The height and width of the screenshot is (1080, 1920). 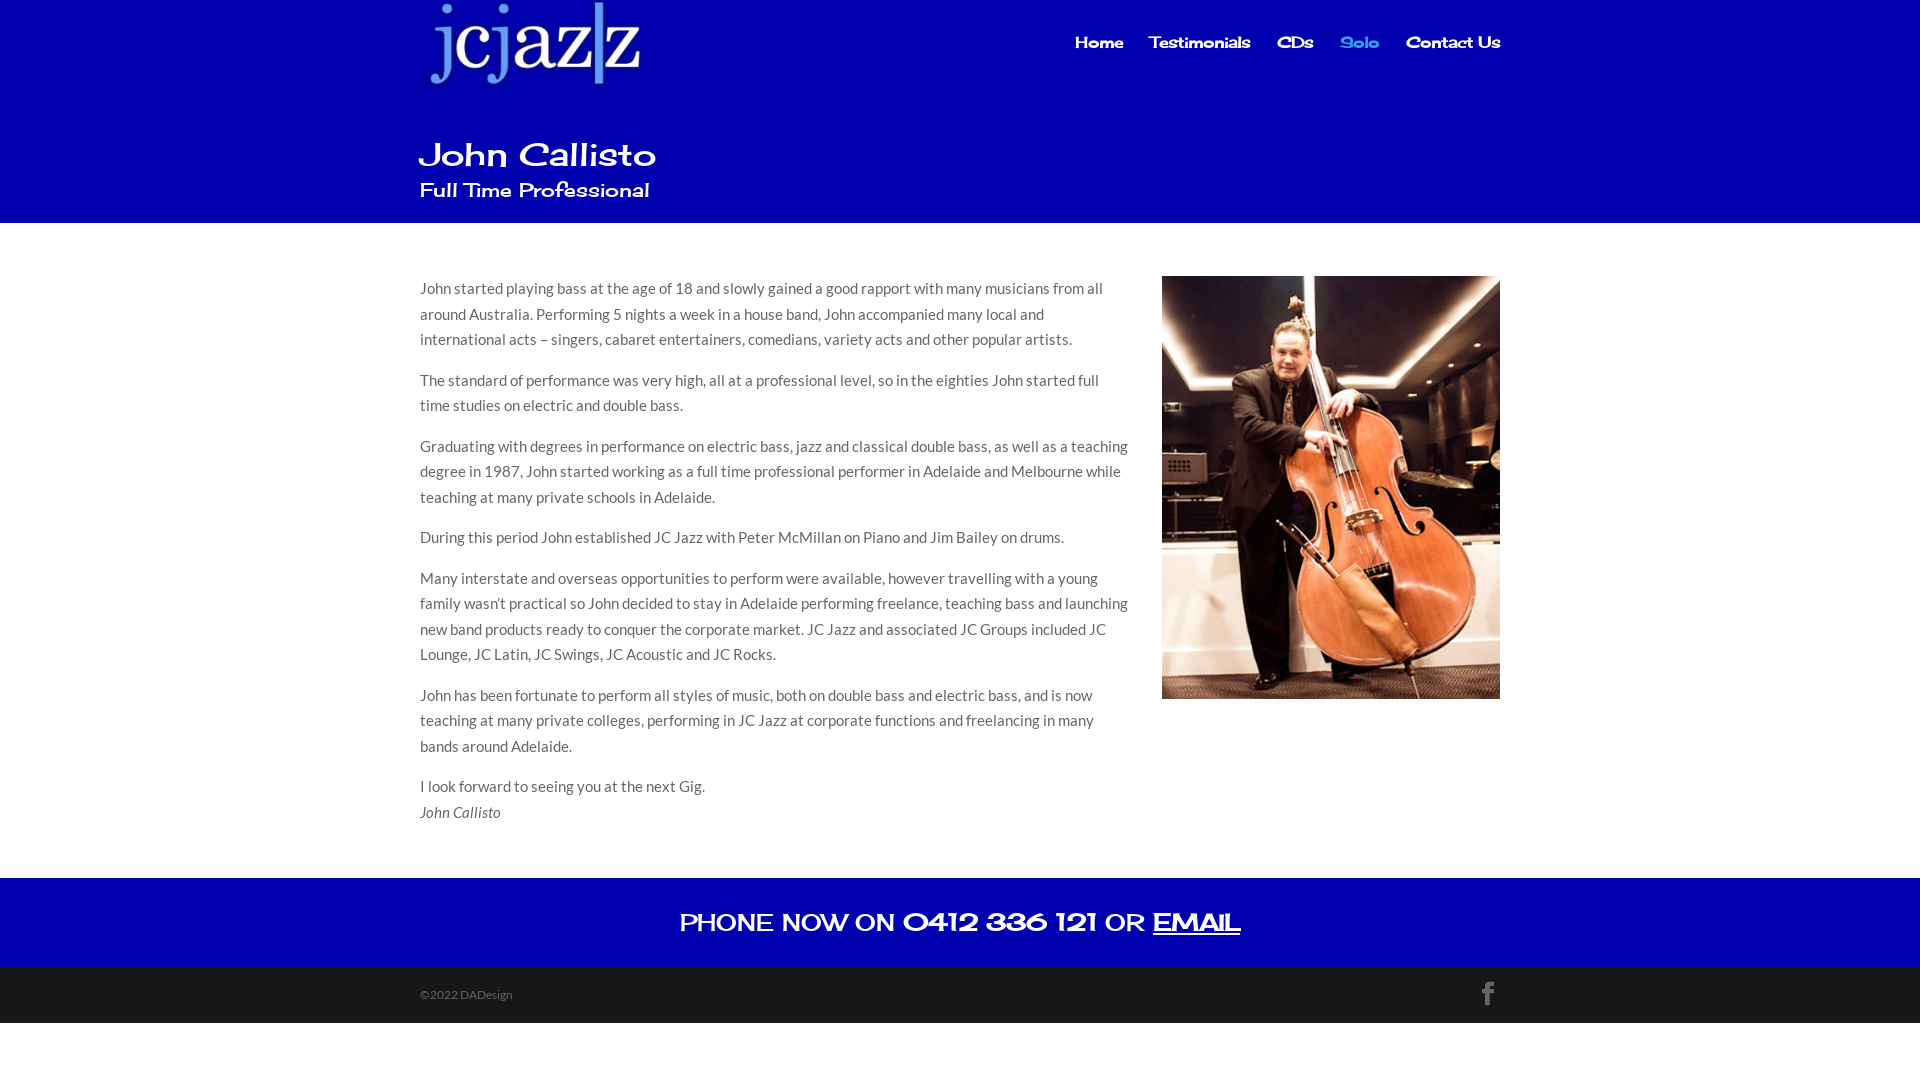 I want to click on 'Home', so click(x=1098, y=60).